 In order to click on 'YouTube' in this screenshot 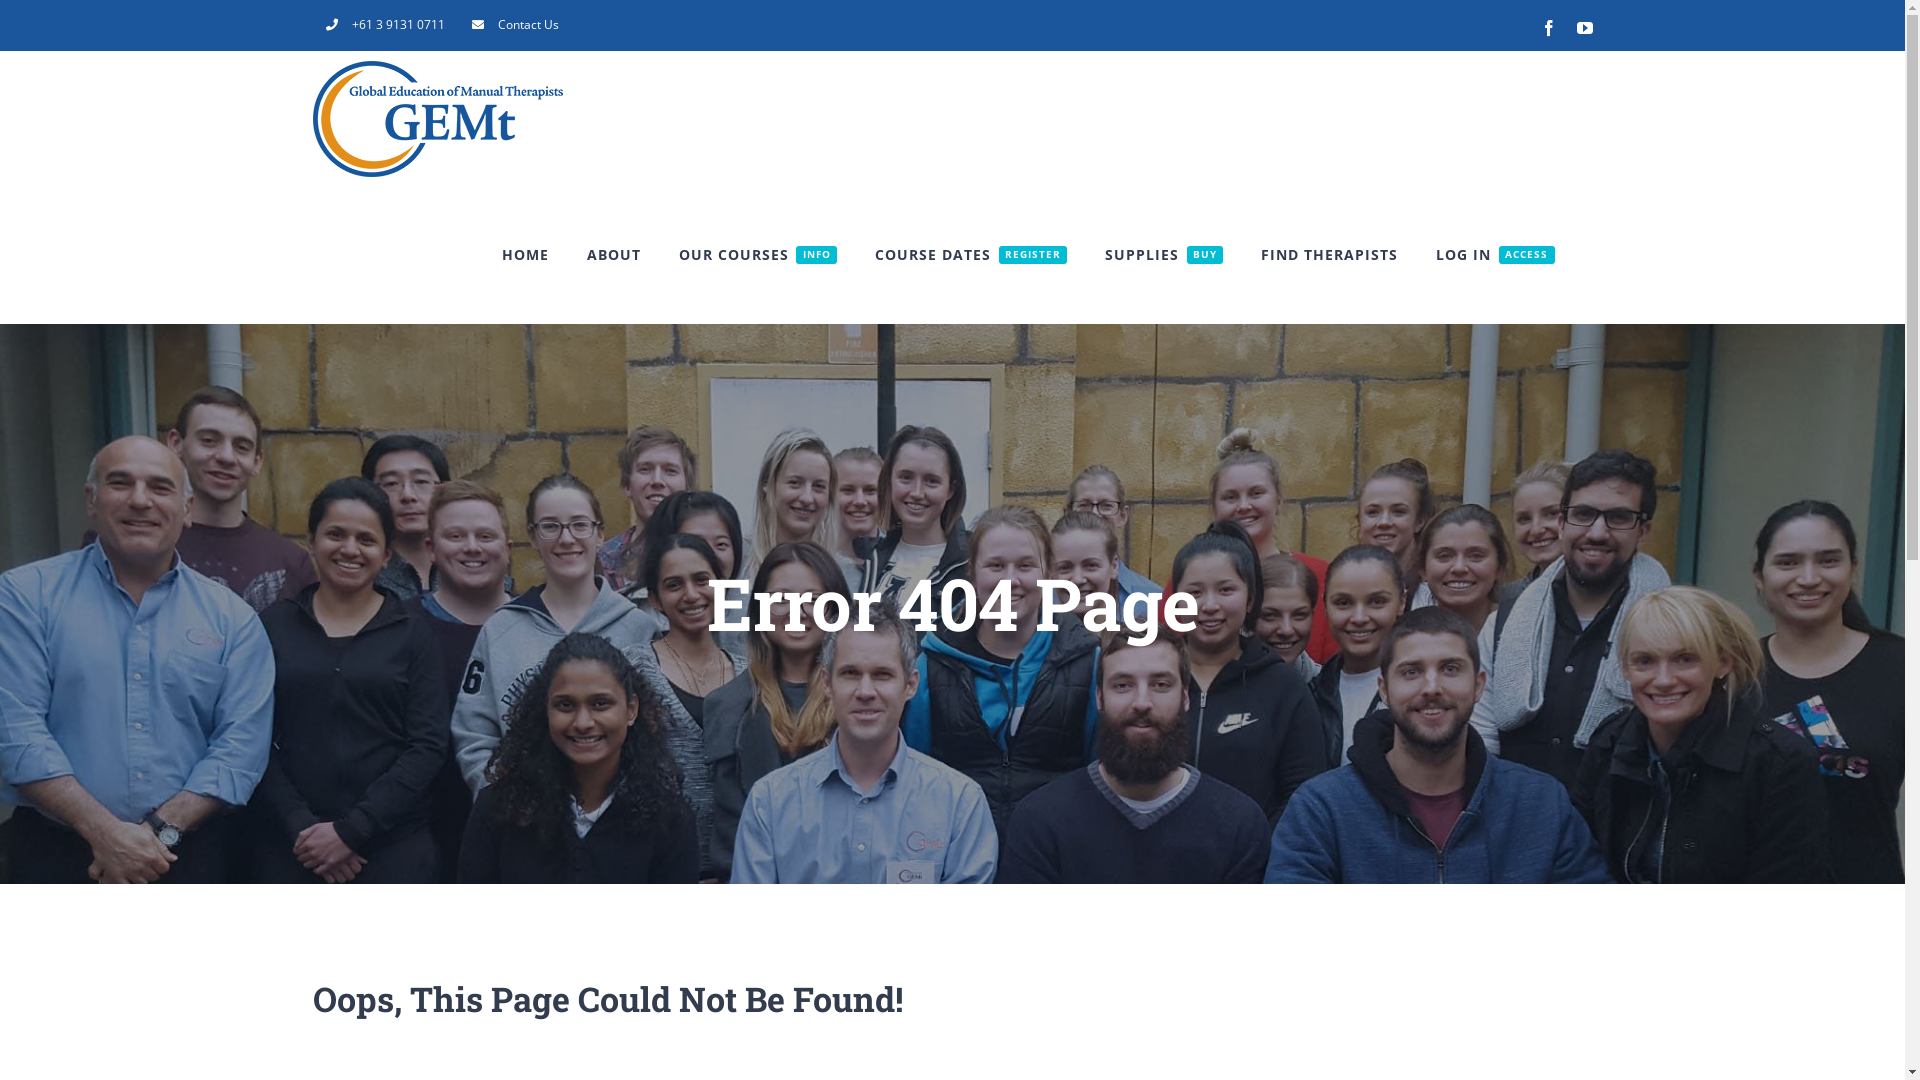, I will do `click(1583, 27)`.